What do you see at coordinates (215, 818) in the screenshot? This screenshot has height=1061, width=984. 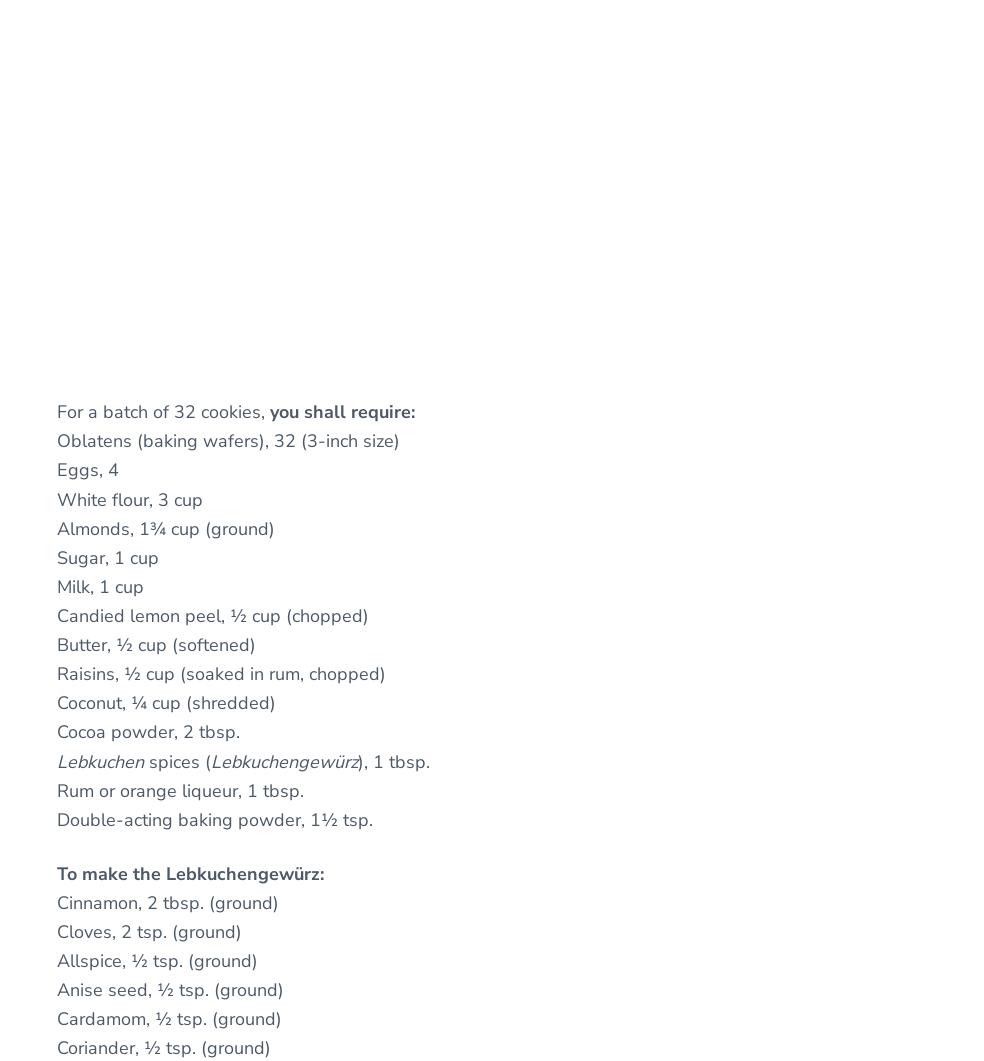 I see `'Double-acting baking powder, 1½ tsp.'` at bounding box center [215, 818].